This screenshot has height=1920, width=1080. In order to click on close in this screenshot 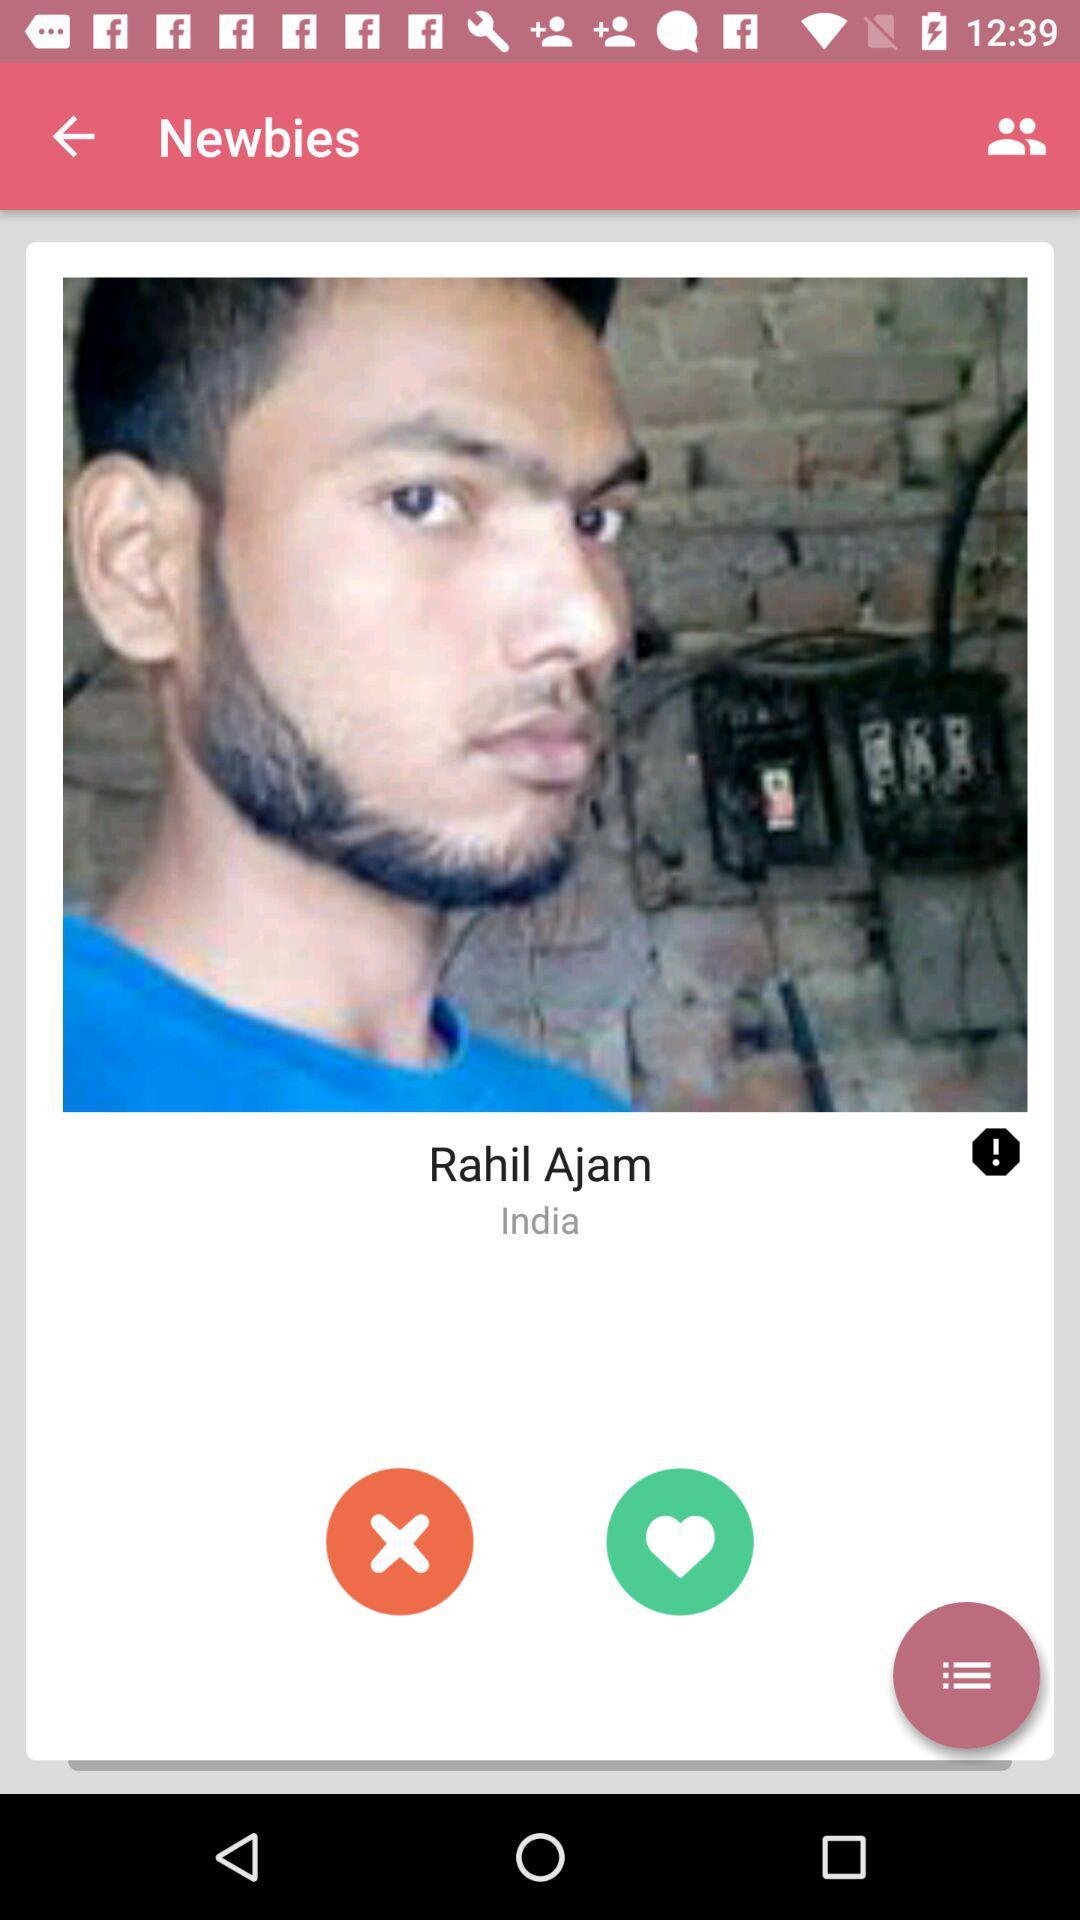, I will do `click(400, 1540)`.